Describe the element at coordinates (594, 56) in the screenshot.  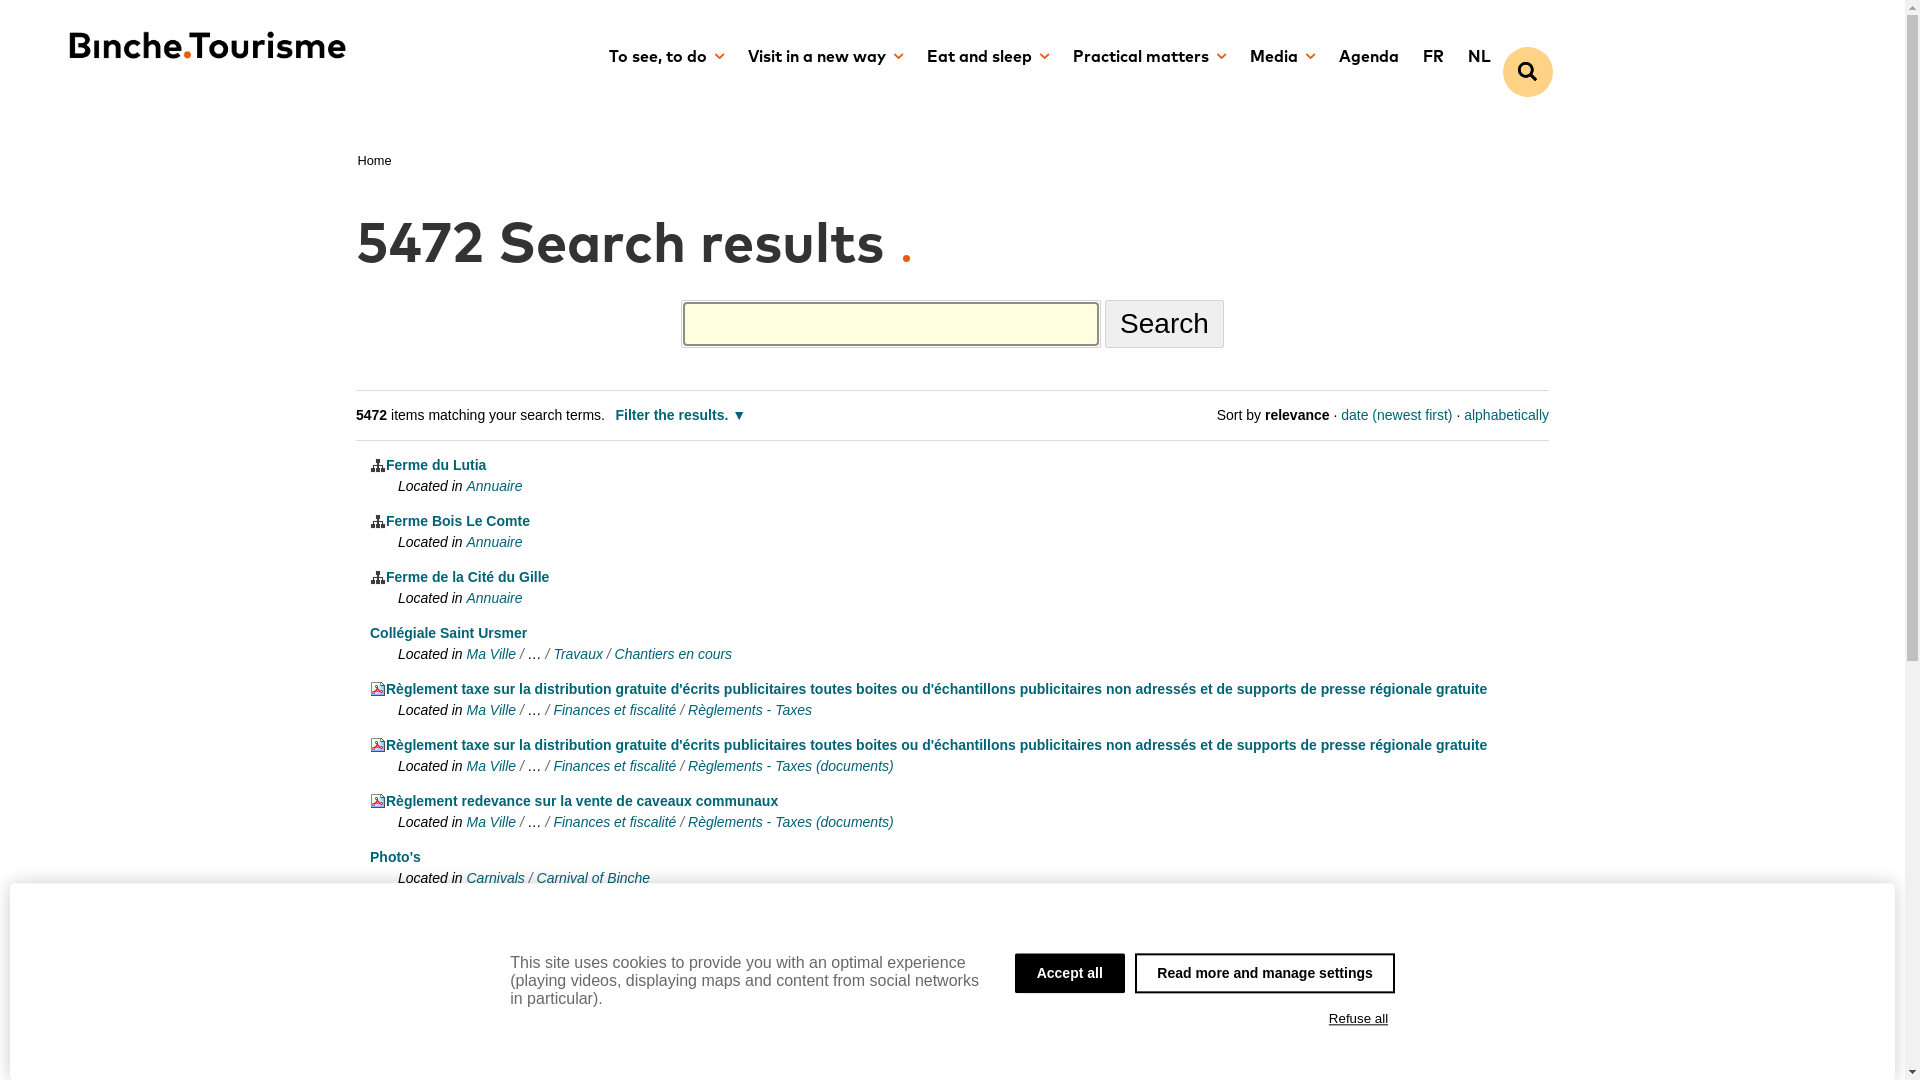
I see `'To see, to do'` at that location.